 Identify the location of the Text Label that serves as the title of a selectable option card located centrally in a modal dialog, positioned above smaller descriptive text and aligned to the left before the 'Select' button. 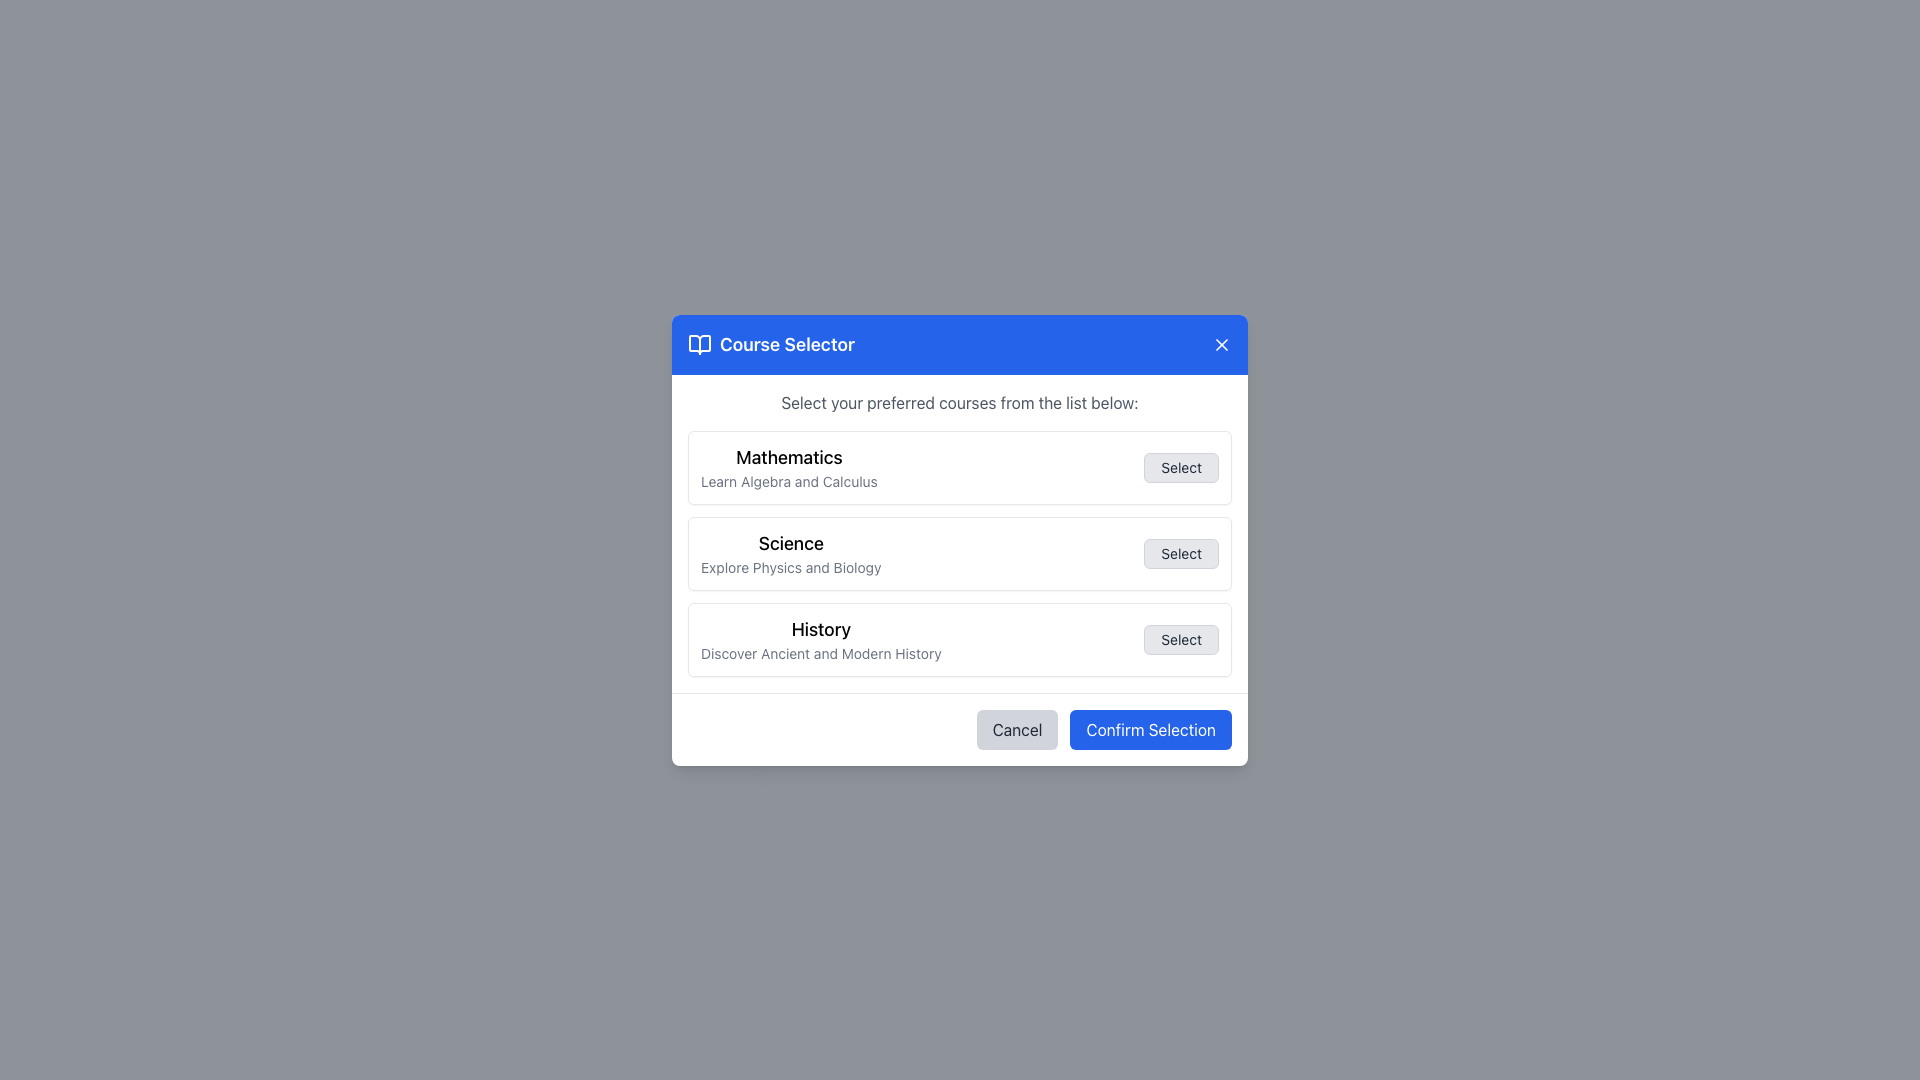
(821, 628).